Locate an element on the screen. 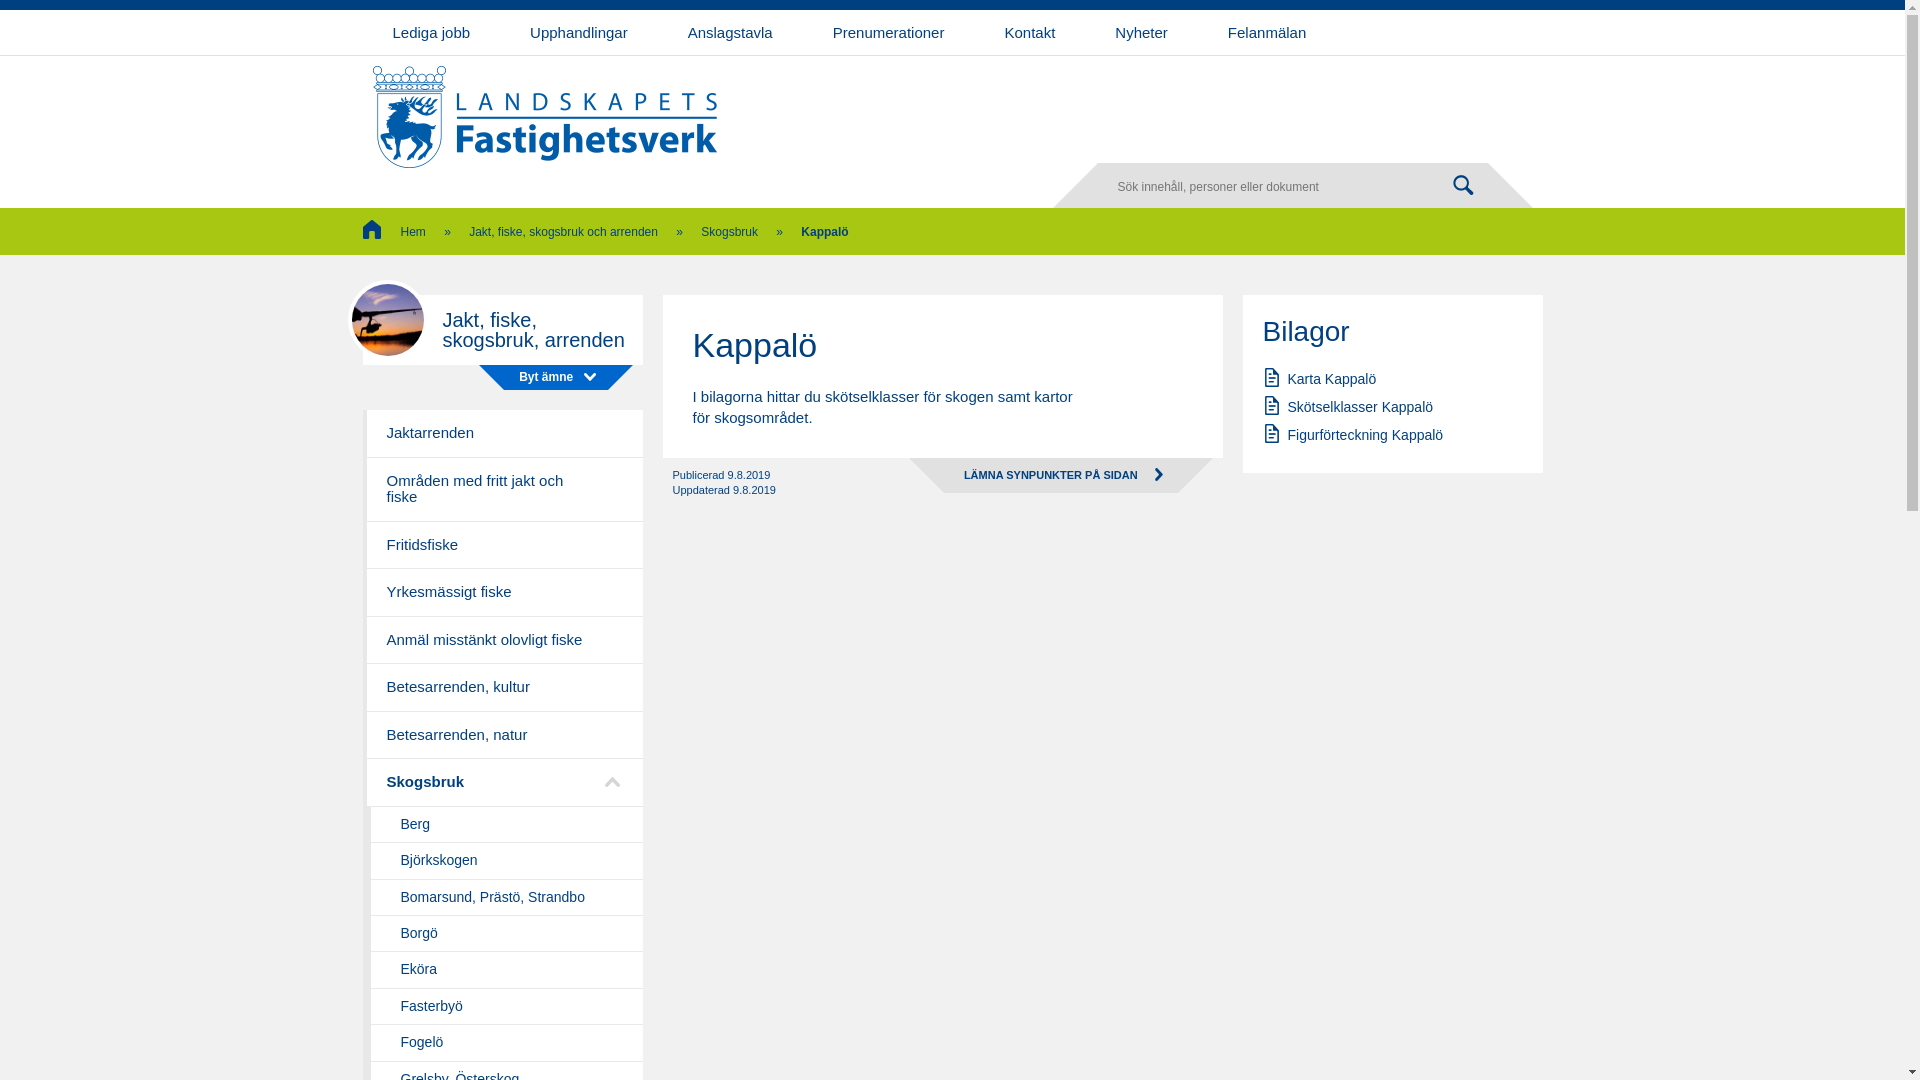 The width and height of the screenshot is (1920, 1080). 'Lediga jobb' is located at coordinates (430, 32).